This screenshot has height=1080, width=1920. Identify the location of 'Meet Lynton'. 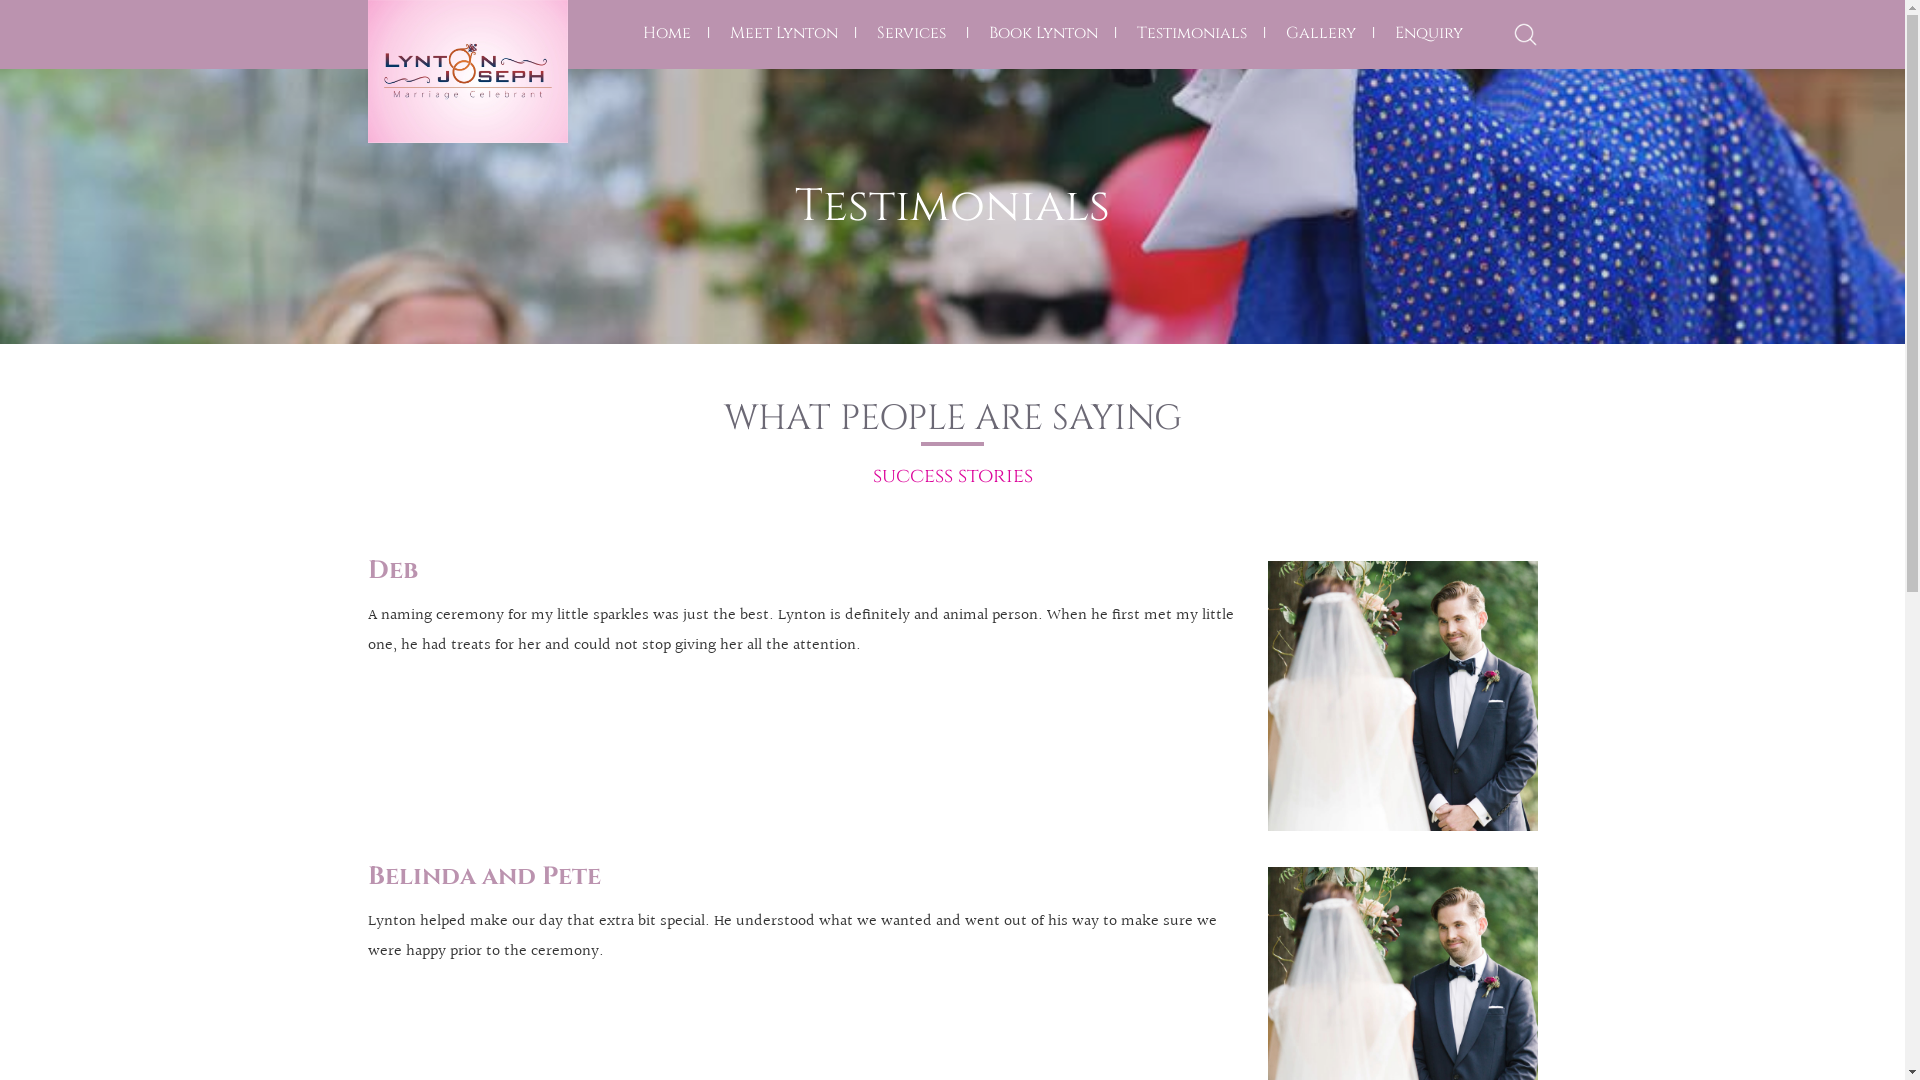
(782, 33).